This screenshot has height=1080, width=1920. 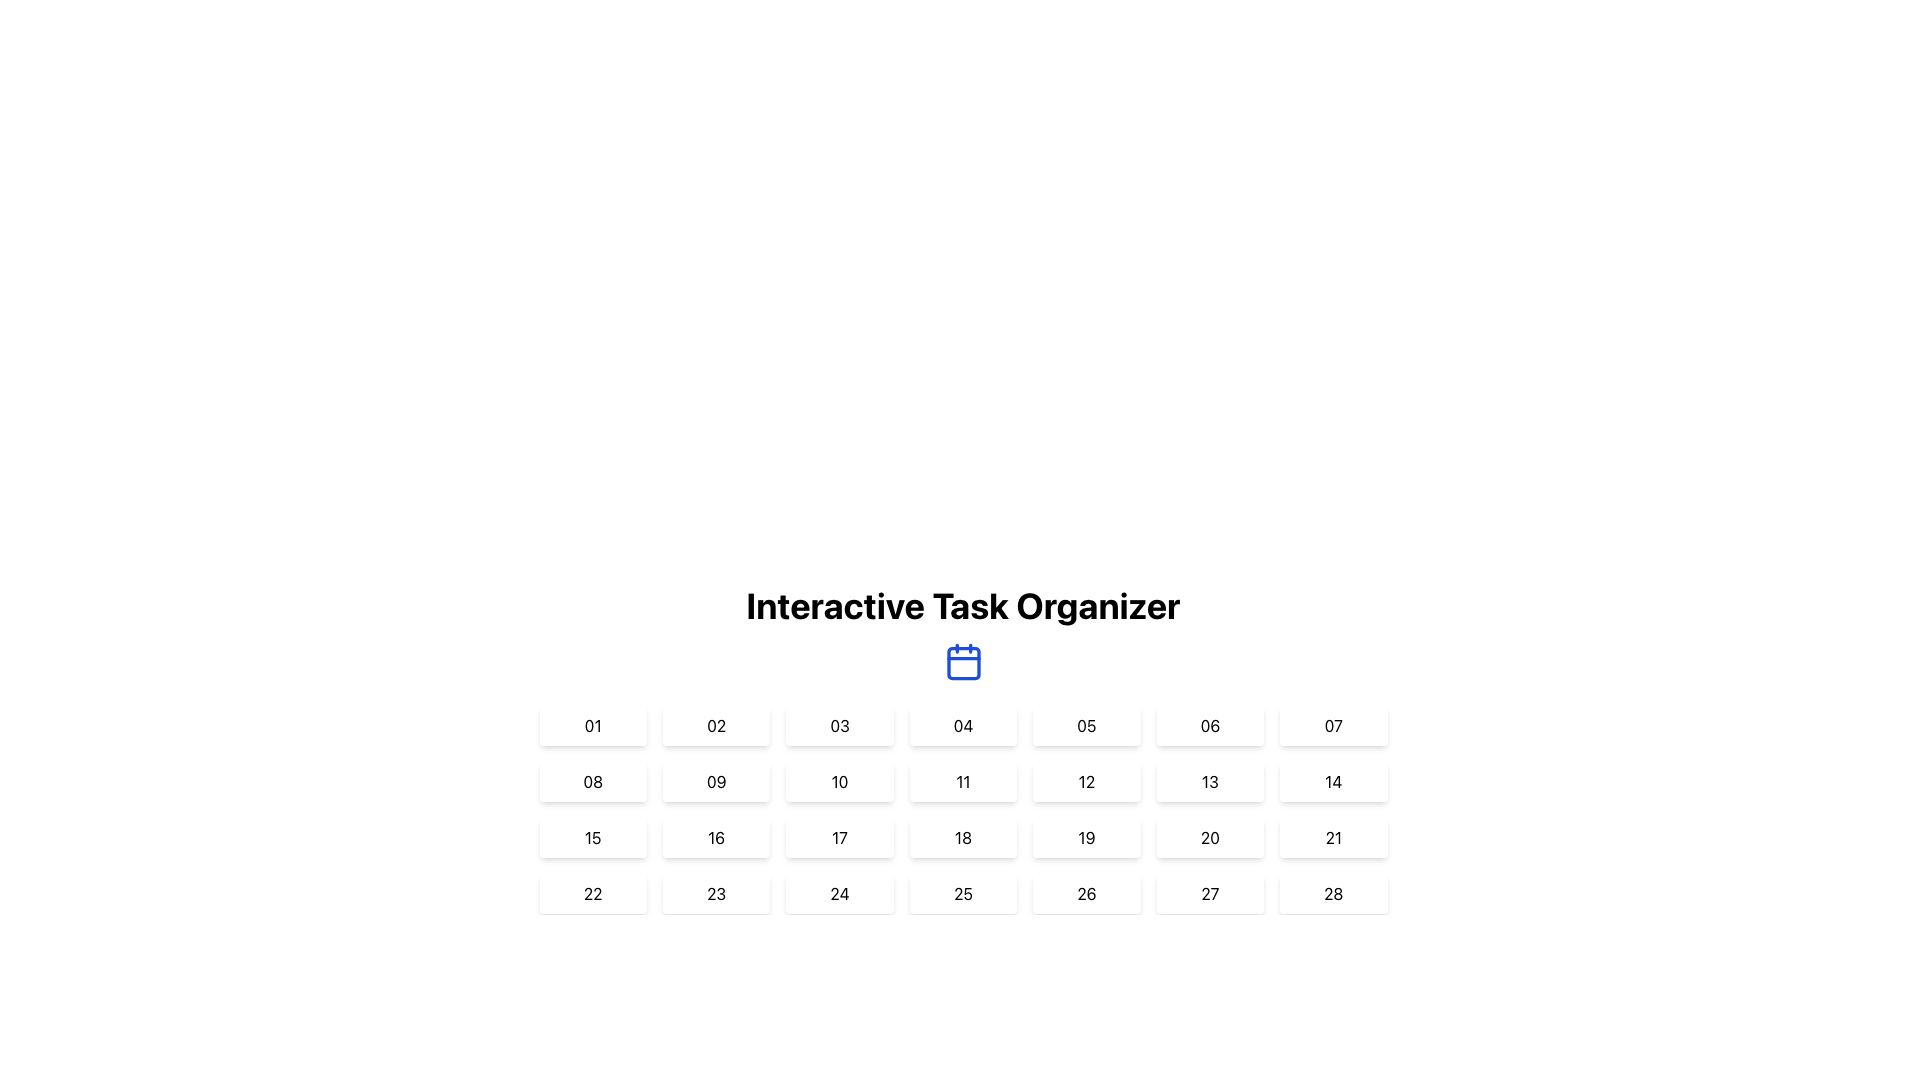 What do you see at coordinates (963, 893) in the screenshot?
I see `the 25th day button in the calendar` at bounding box center [963, 893].